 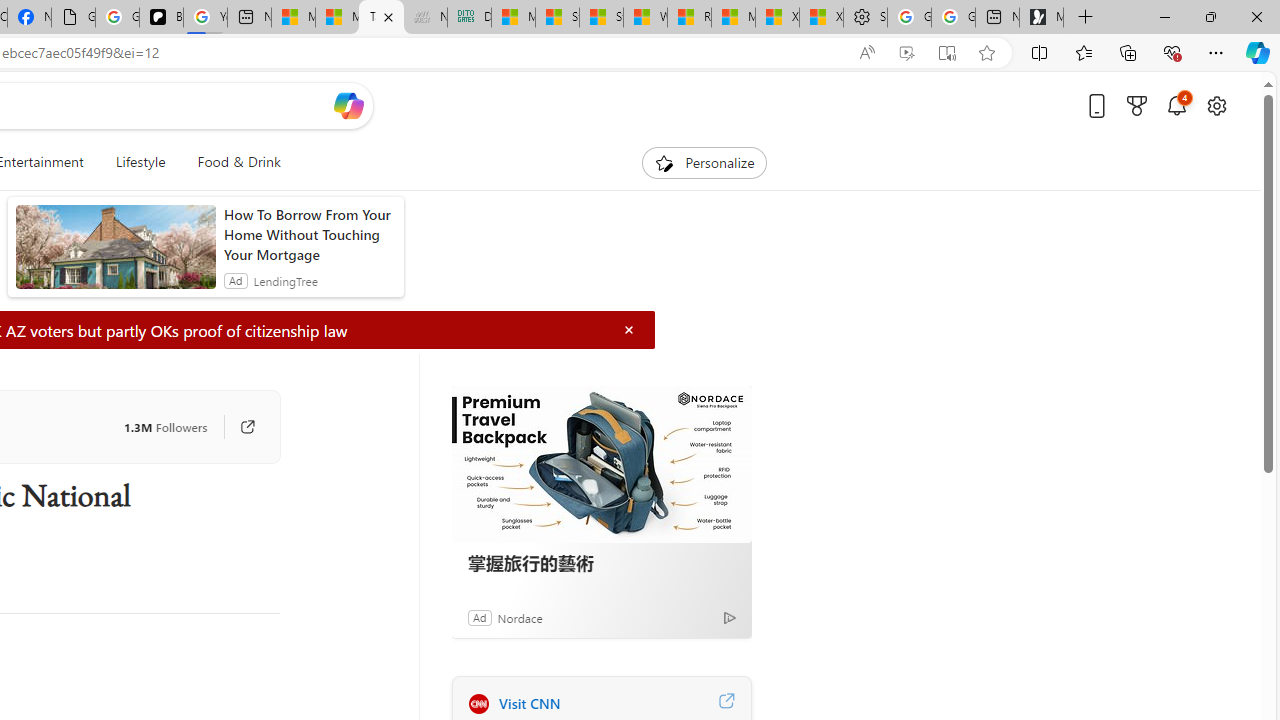 I want to click on 'Notifications', so click(x=1176, y=105).